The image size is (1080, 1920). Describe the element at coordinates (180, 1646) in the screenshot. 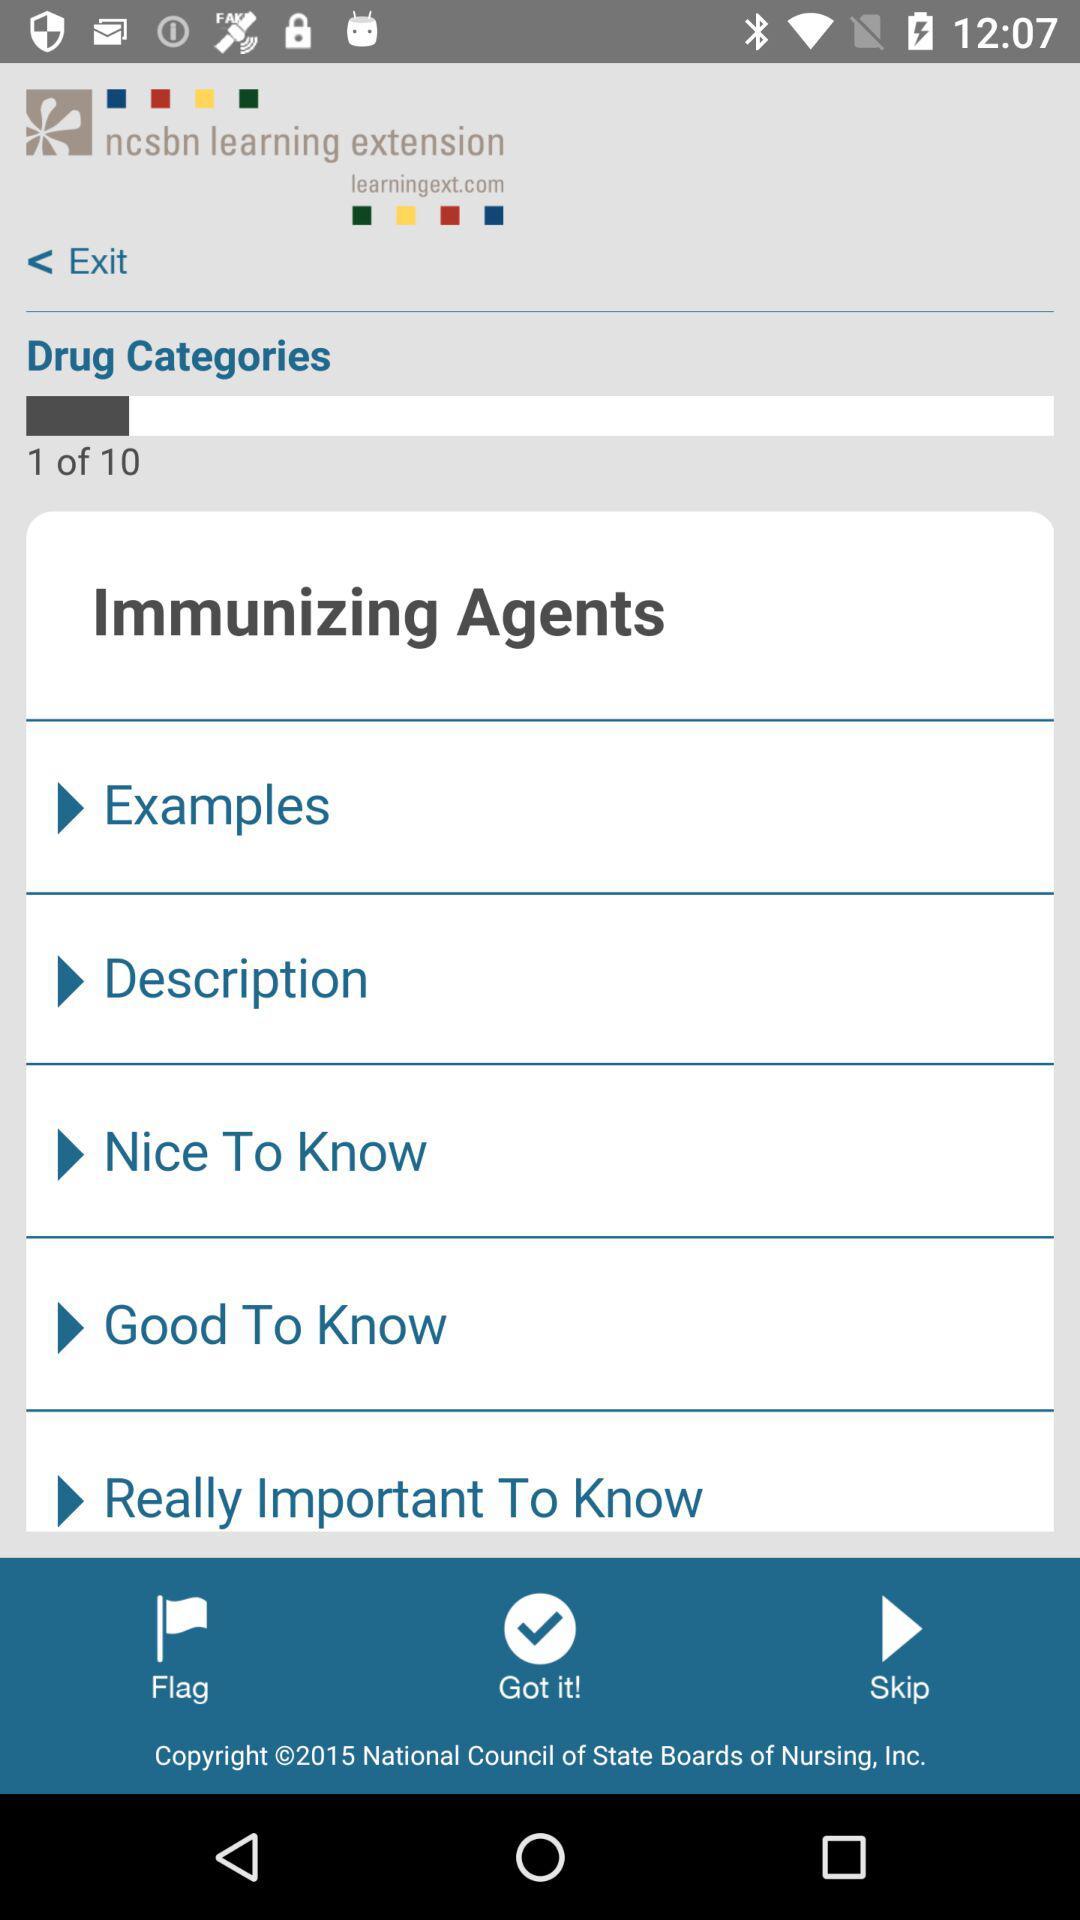

I see `flag option` at that location.